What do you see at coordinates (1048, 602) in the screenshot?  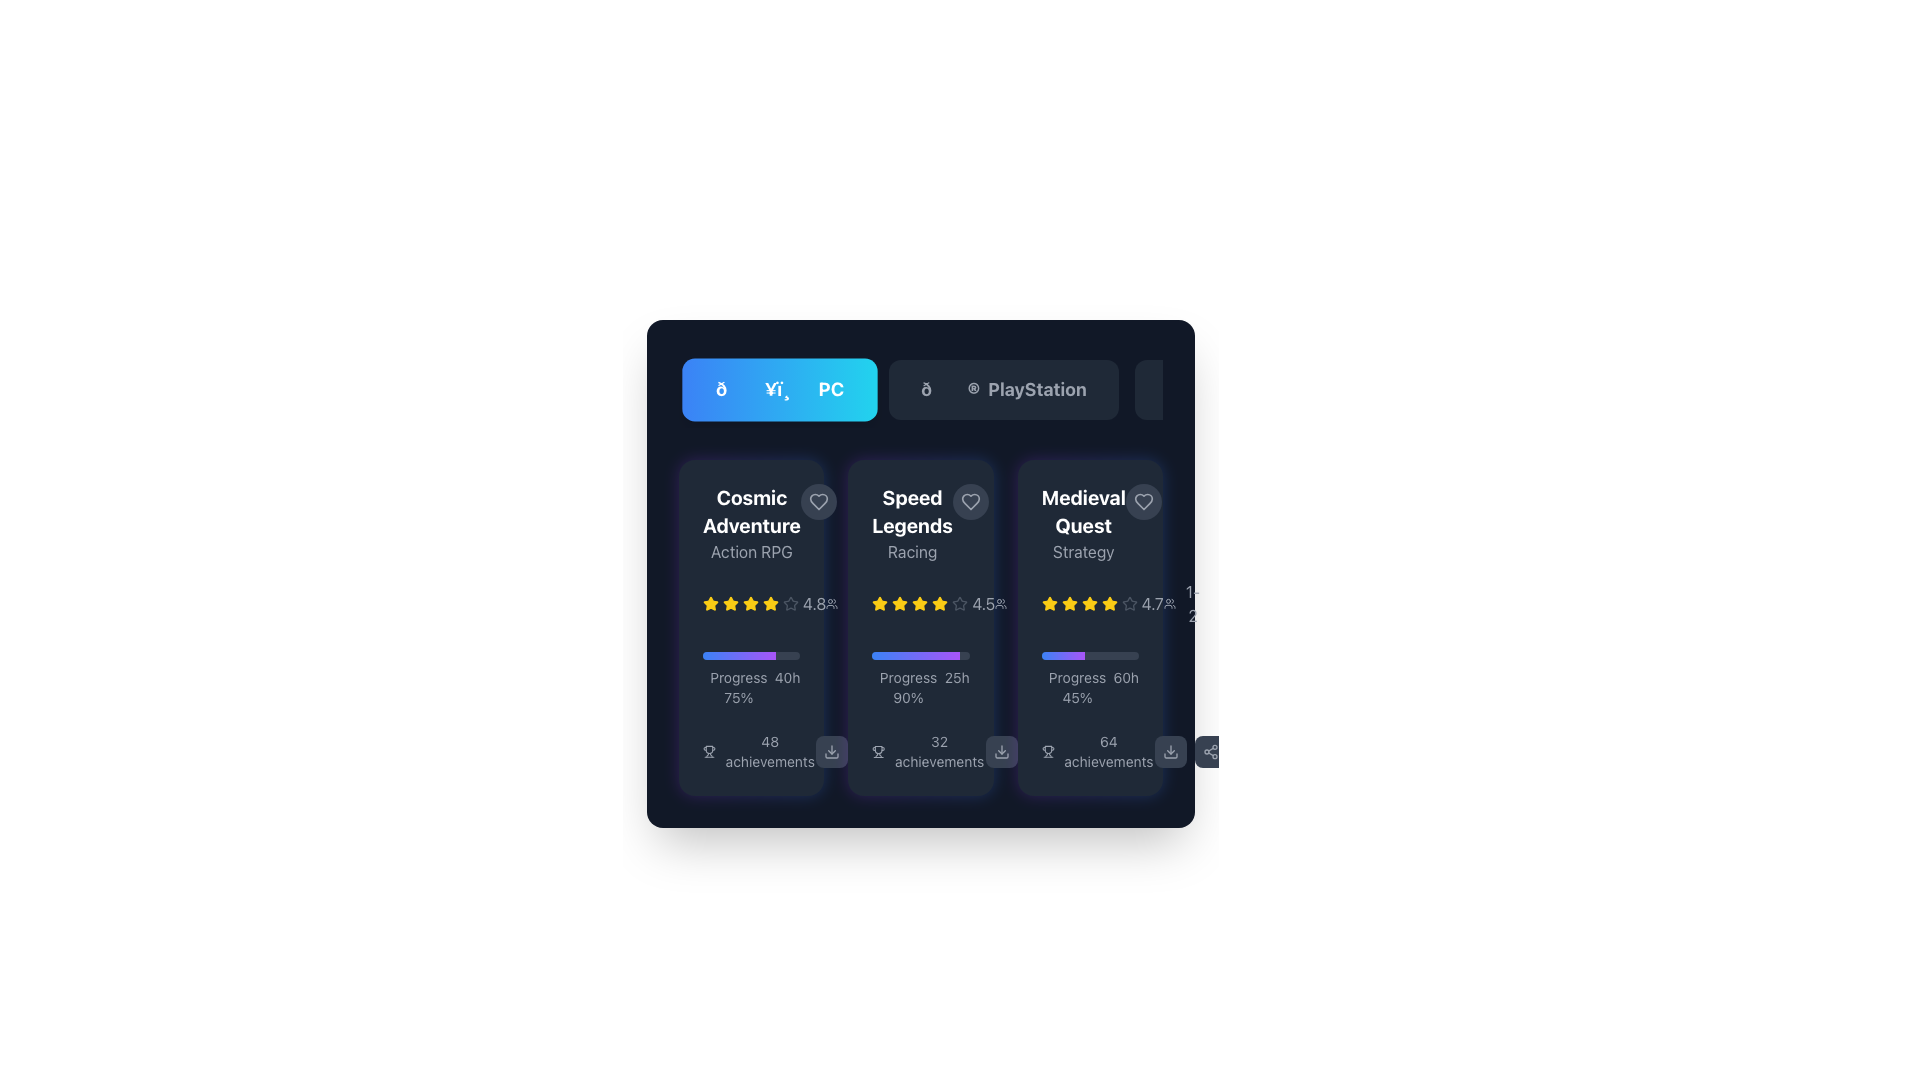 I see `the yellow star-shaped icon representing the 4.7-star rating for the game 'Medieval Quest', located in the third card from the left` at bounding box center [1048, 602].